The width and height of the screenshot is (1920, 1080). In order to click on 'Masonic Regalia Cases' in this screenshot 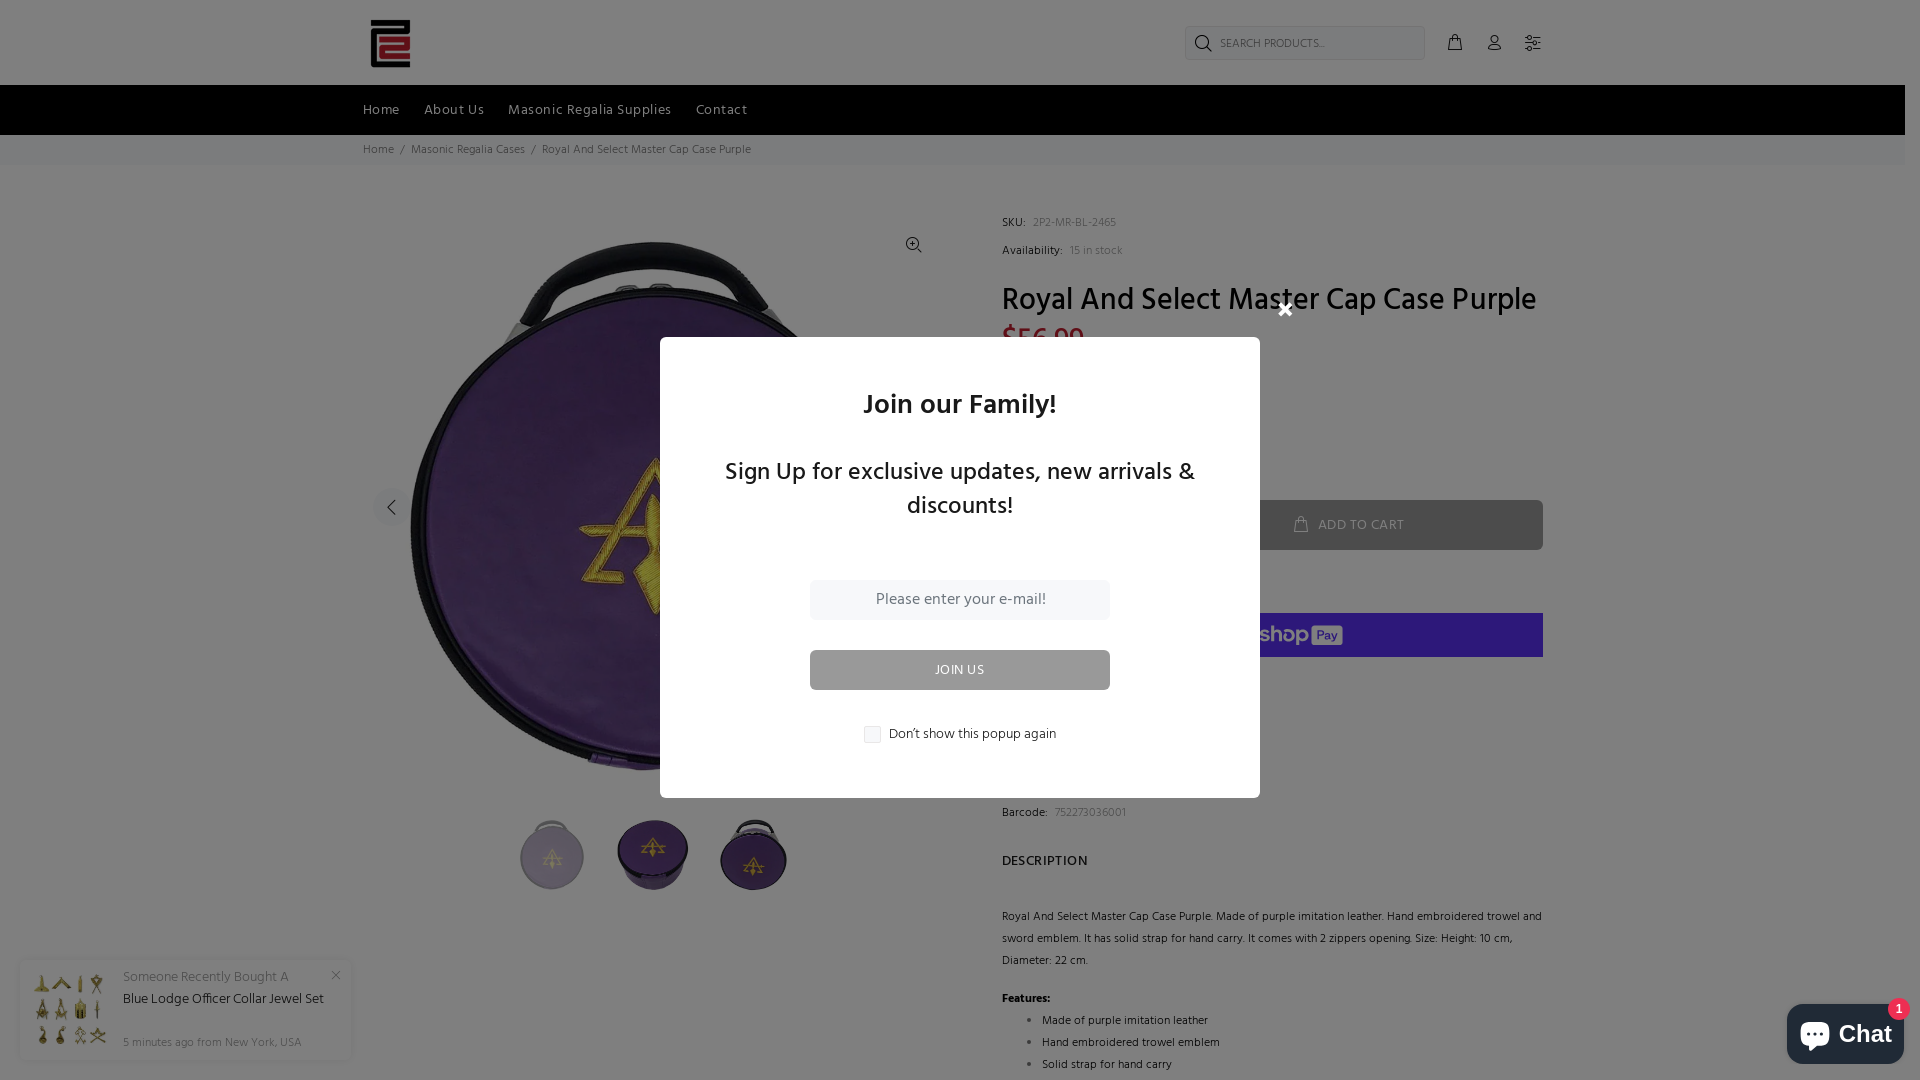, I will do `click(408, 149)`.